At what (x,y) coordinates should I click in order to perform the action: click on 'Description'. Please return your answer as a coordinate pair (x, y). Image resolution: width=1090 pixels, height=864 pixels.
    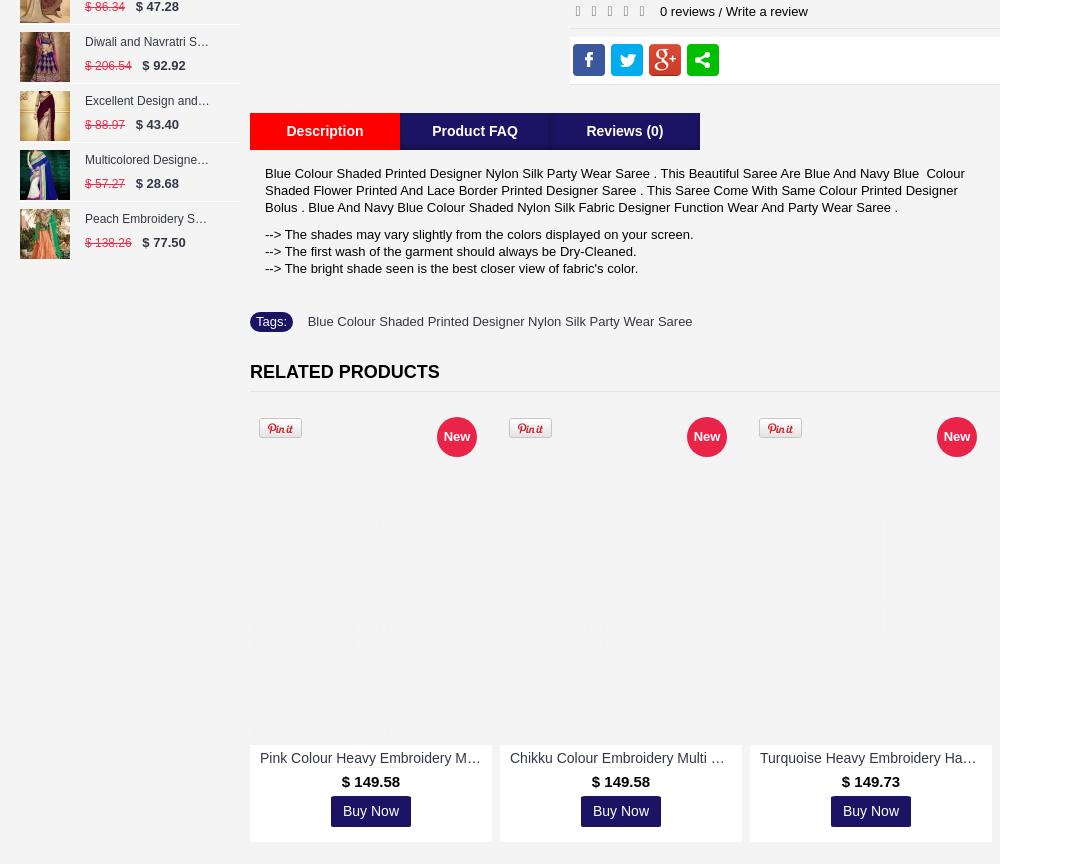
    Looking at the image, I should click on (323, 129).